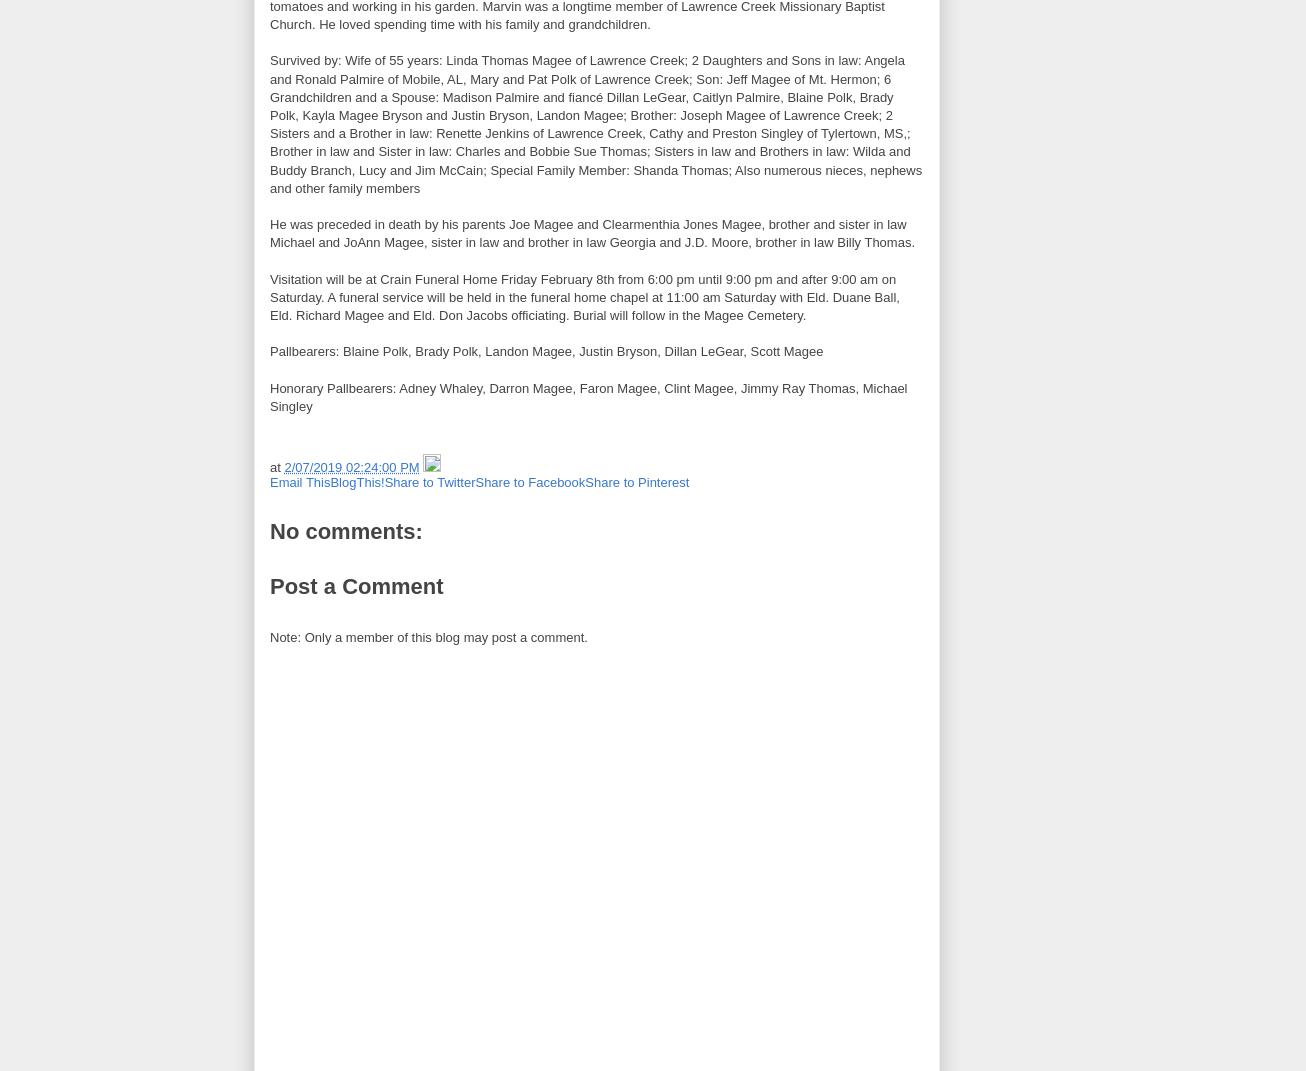 This screenshot has width=1306, height=1071. I want to click on 'BlogThis!', so click(356, 480).